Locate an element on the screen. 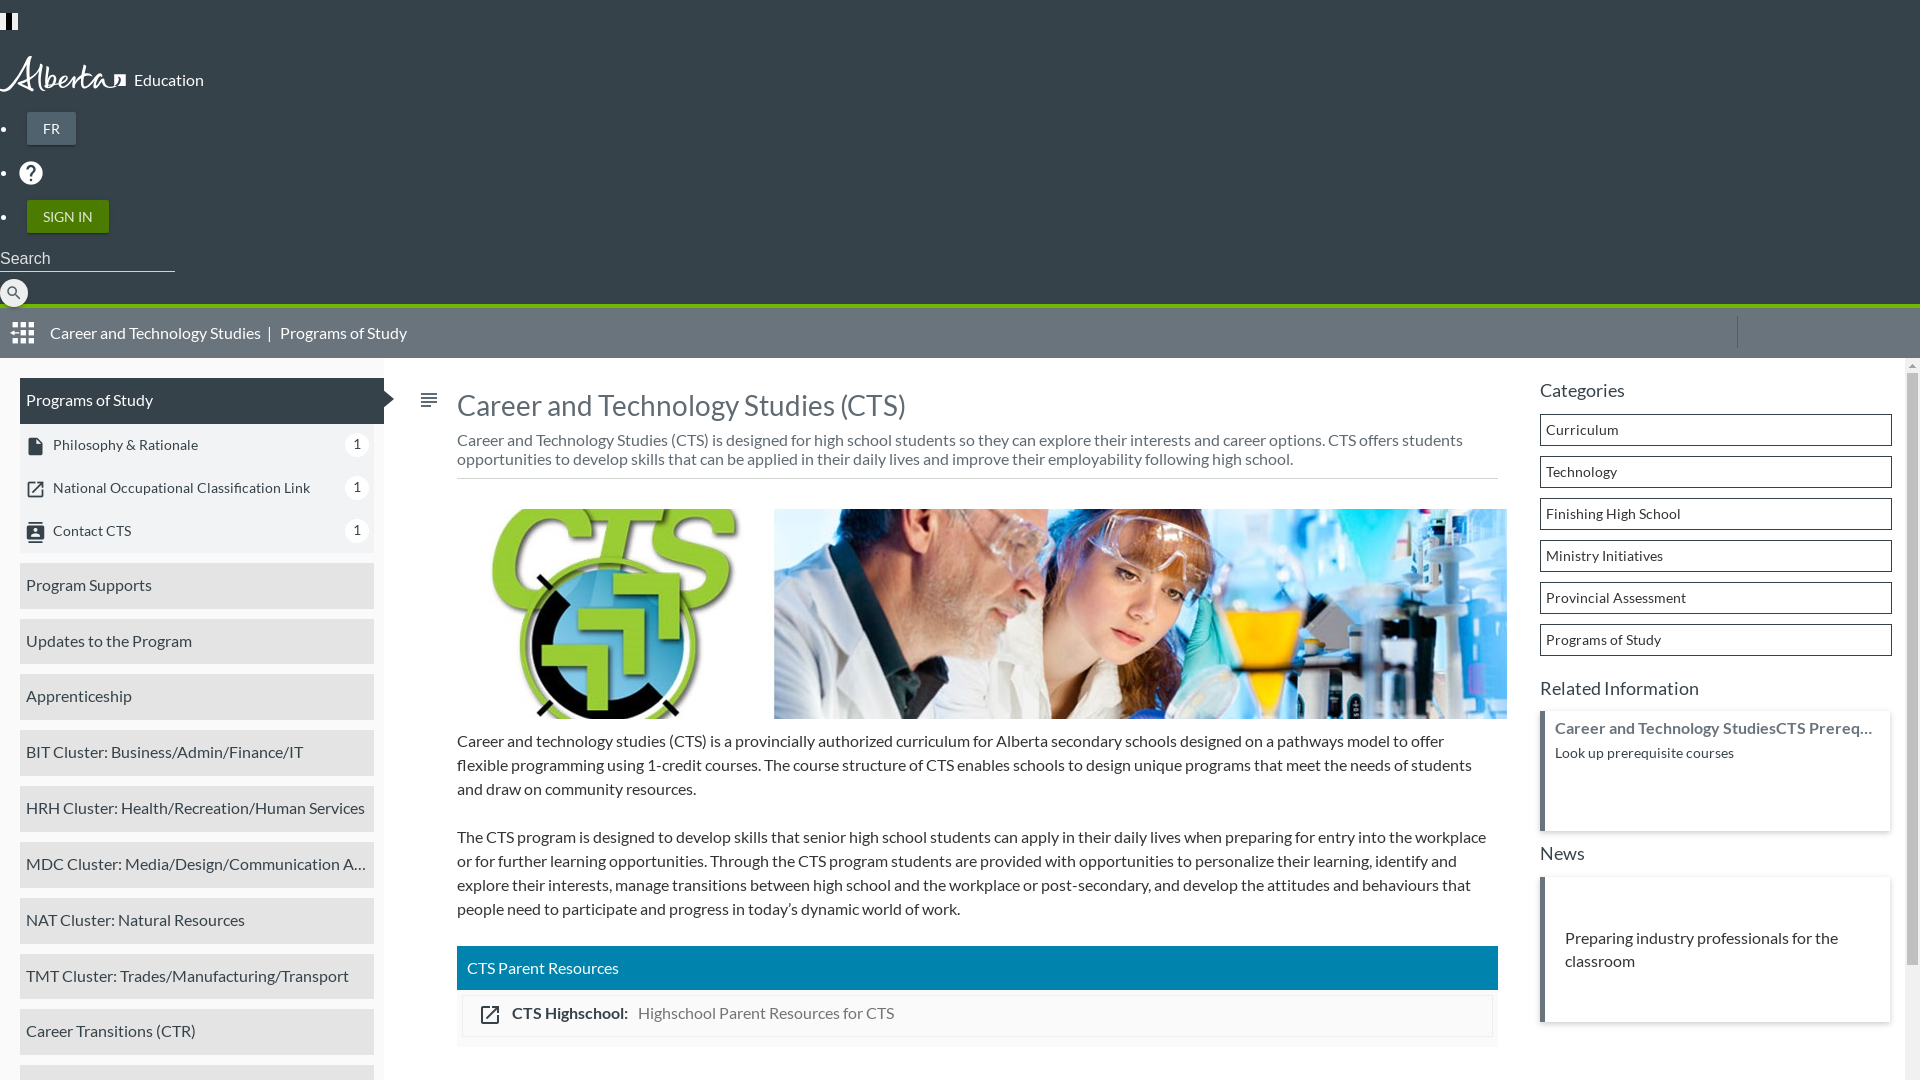  'TMT Cluster: Trades/Manufacturing/Transport' is located at coordinates (196, 975).